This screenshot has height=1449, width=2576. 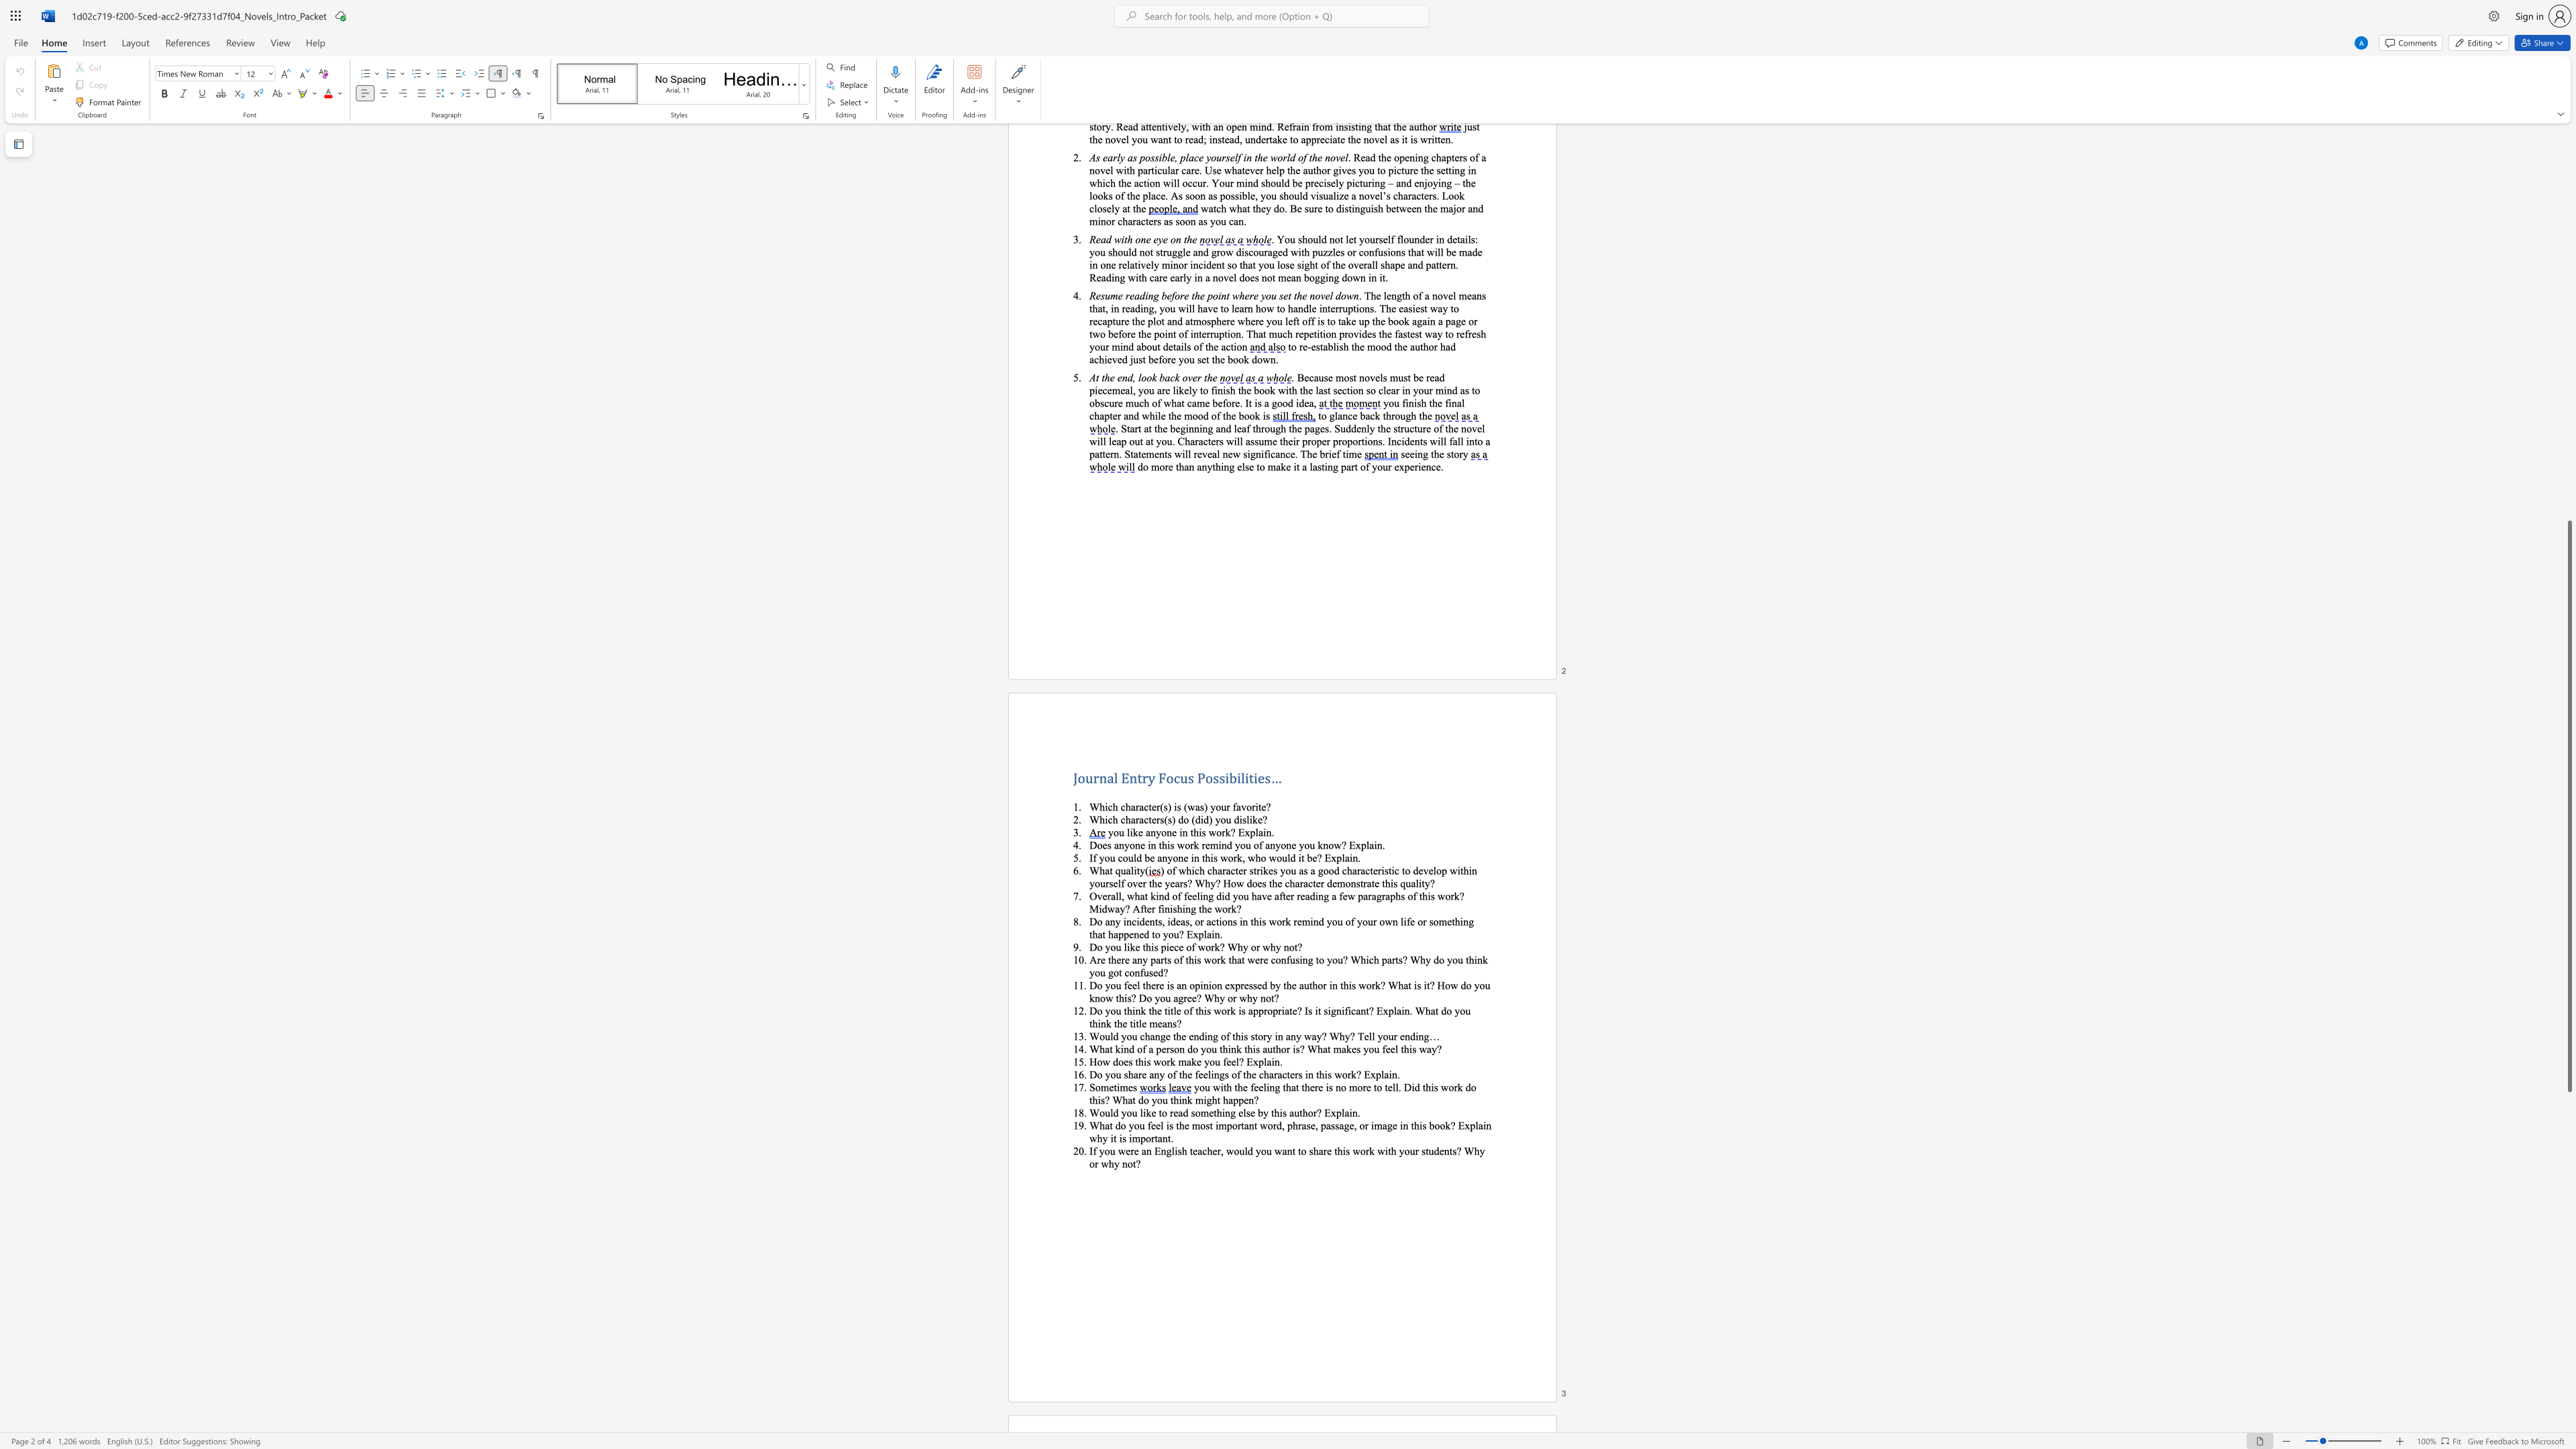 What do you see at coordinates (1223, 1009) in the screenshot?
I see `the 4th character "o" in the text` at bounding box center [1223, 1009].